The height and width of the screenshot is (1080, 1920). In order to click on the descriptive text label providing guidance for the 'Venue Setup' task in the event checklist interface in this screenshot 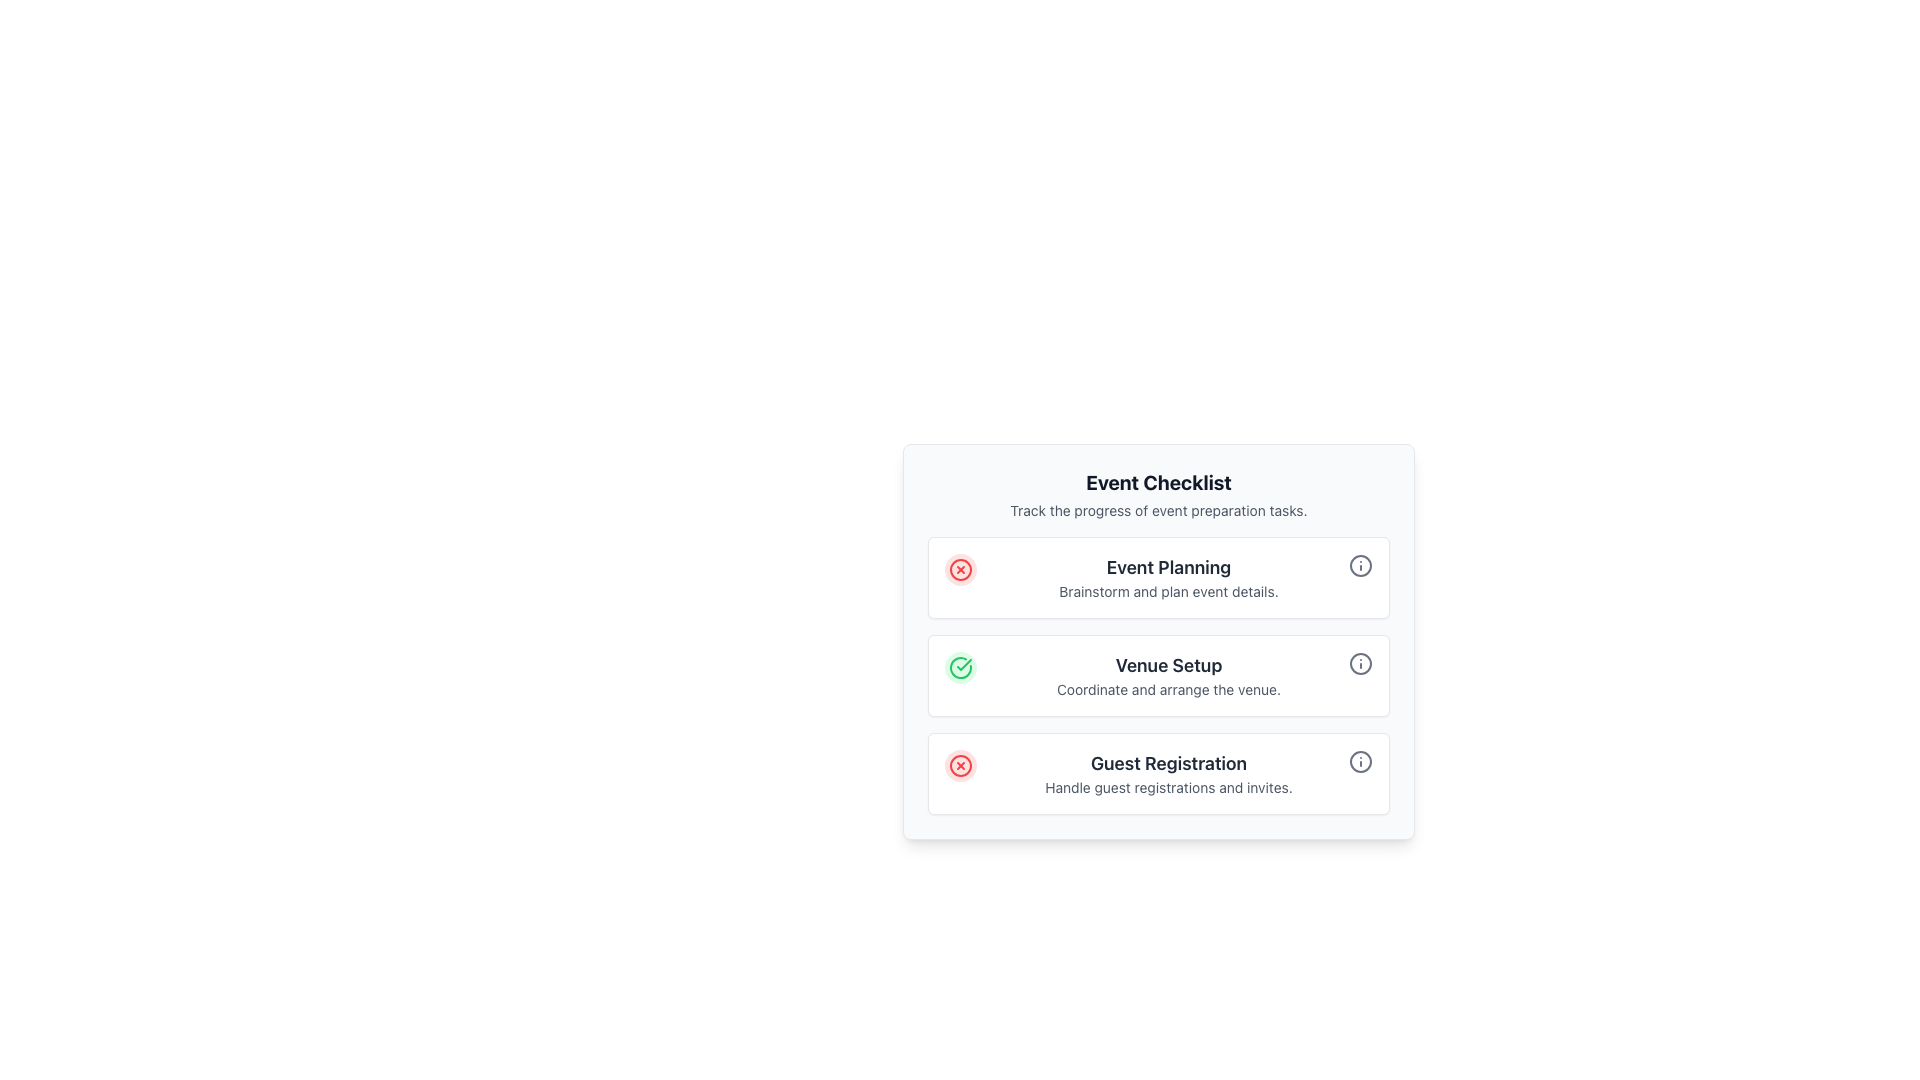, I will do `click(1169, 689)`.